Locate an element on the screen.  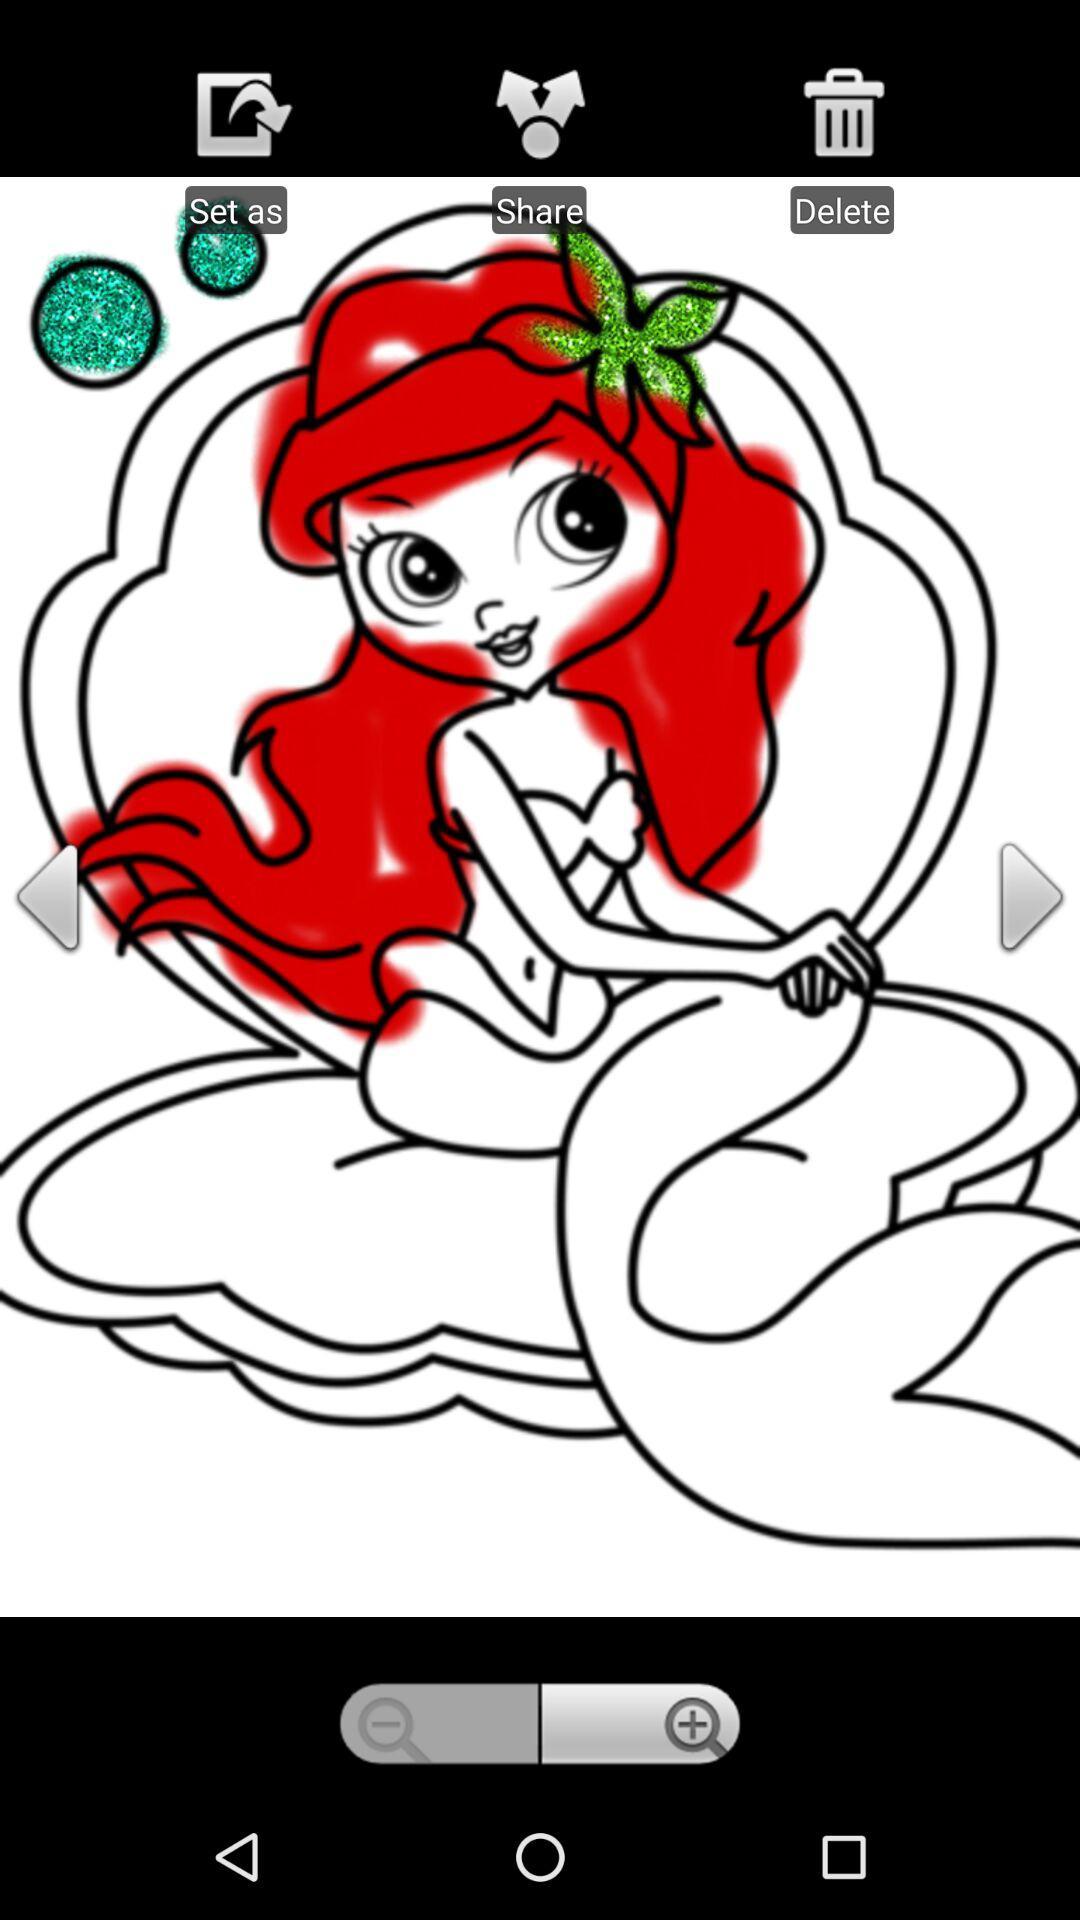
the play icon is located at coordinates (1001, 958).